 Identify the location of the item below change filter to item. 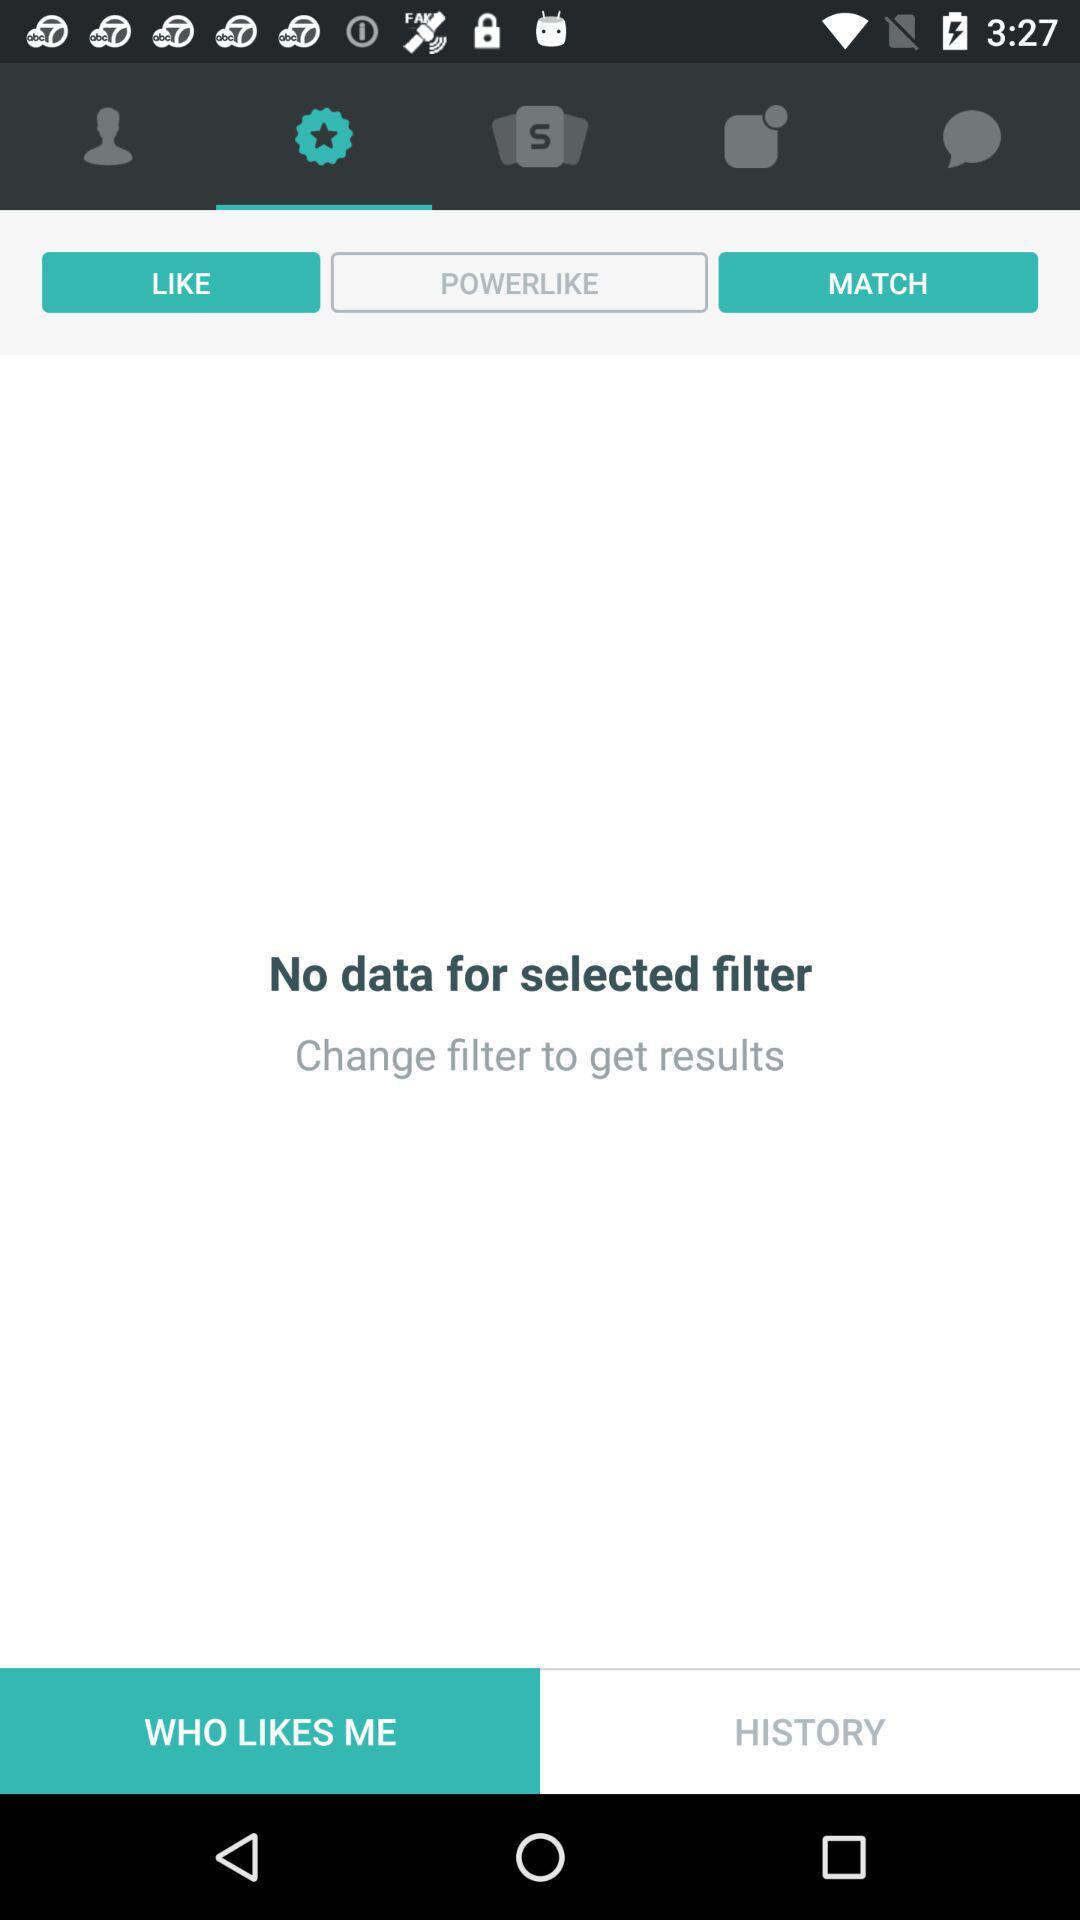
(270, 1730).